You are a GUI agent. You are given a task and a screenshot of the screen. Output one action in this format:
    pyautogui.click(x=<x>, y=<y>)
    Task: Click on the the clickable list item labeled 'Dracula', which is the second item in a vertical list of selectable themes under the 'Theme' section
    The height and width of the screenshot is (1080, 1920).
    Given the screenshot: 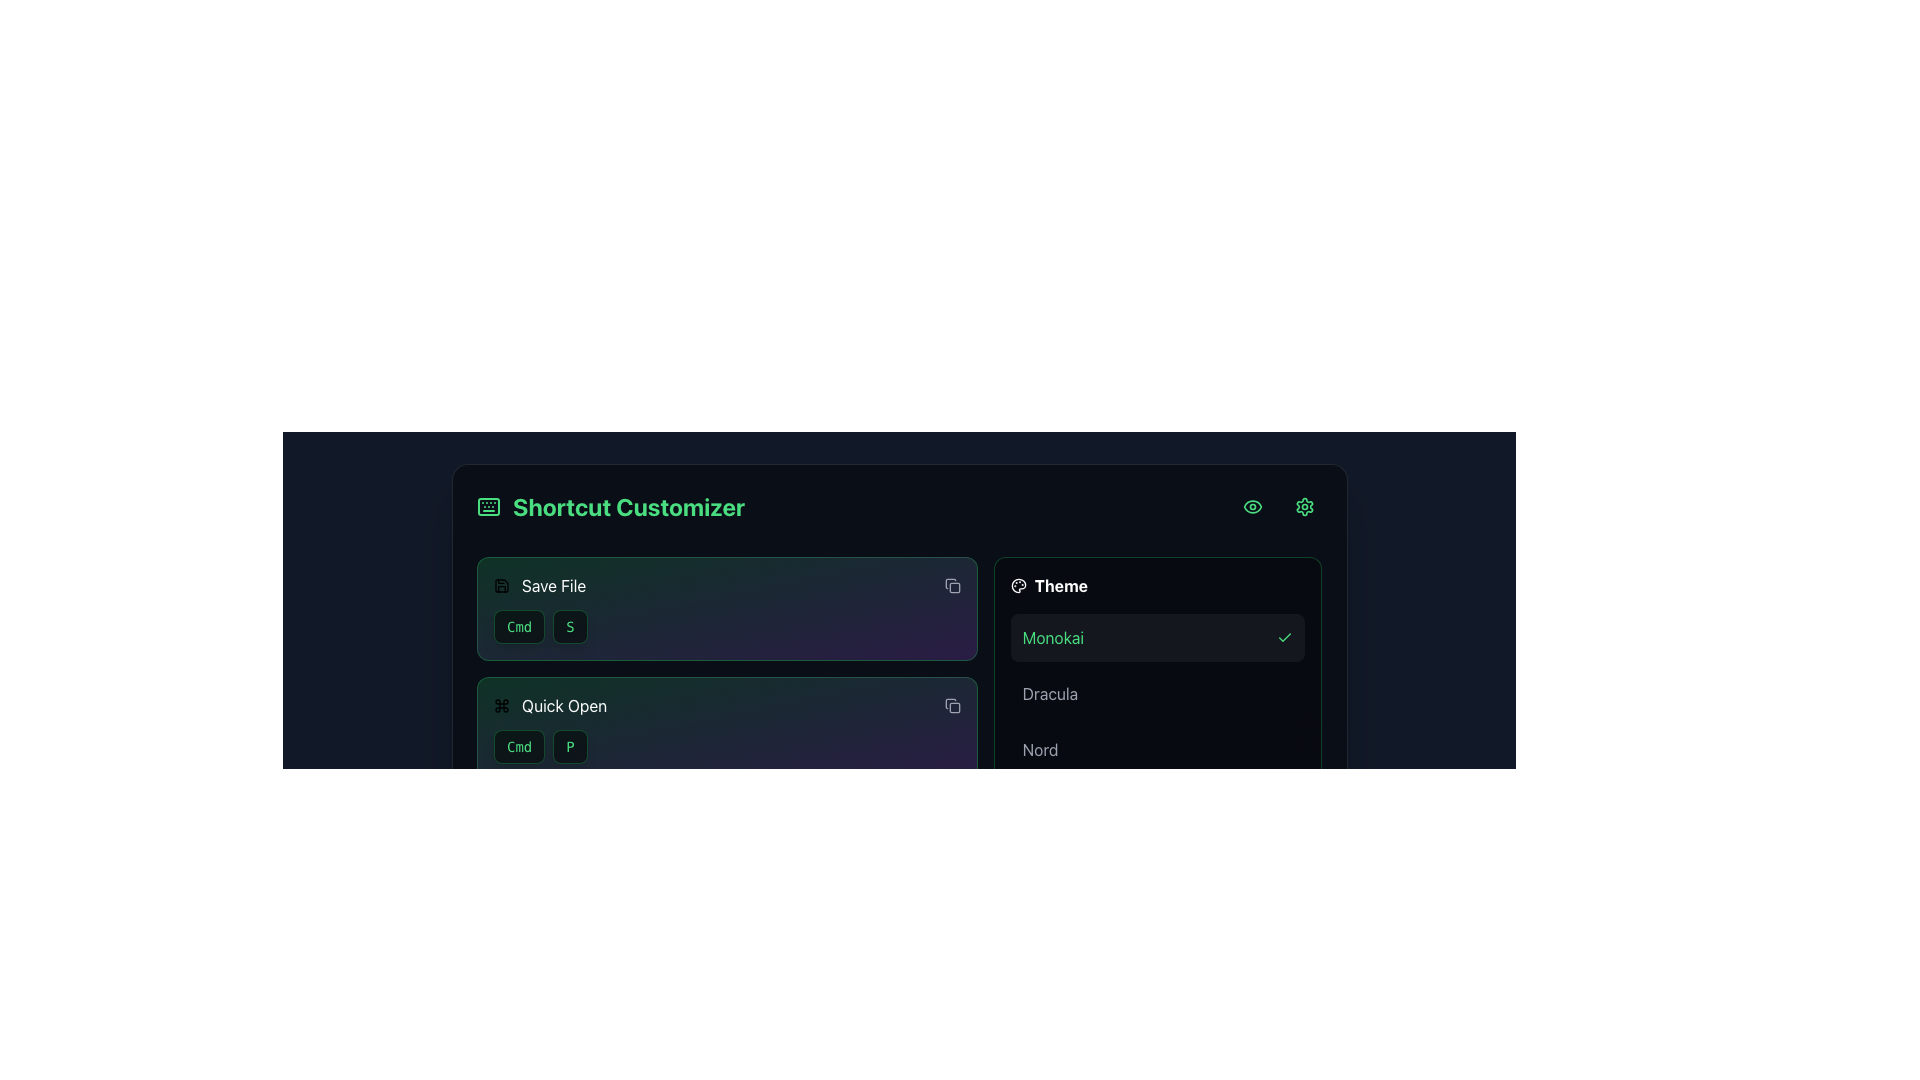 What is the action you would take?
    pyautogui.click(x=1157, y=693)
    